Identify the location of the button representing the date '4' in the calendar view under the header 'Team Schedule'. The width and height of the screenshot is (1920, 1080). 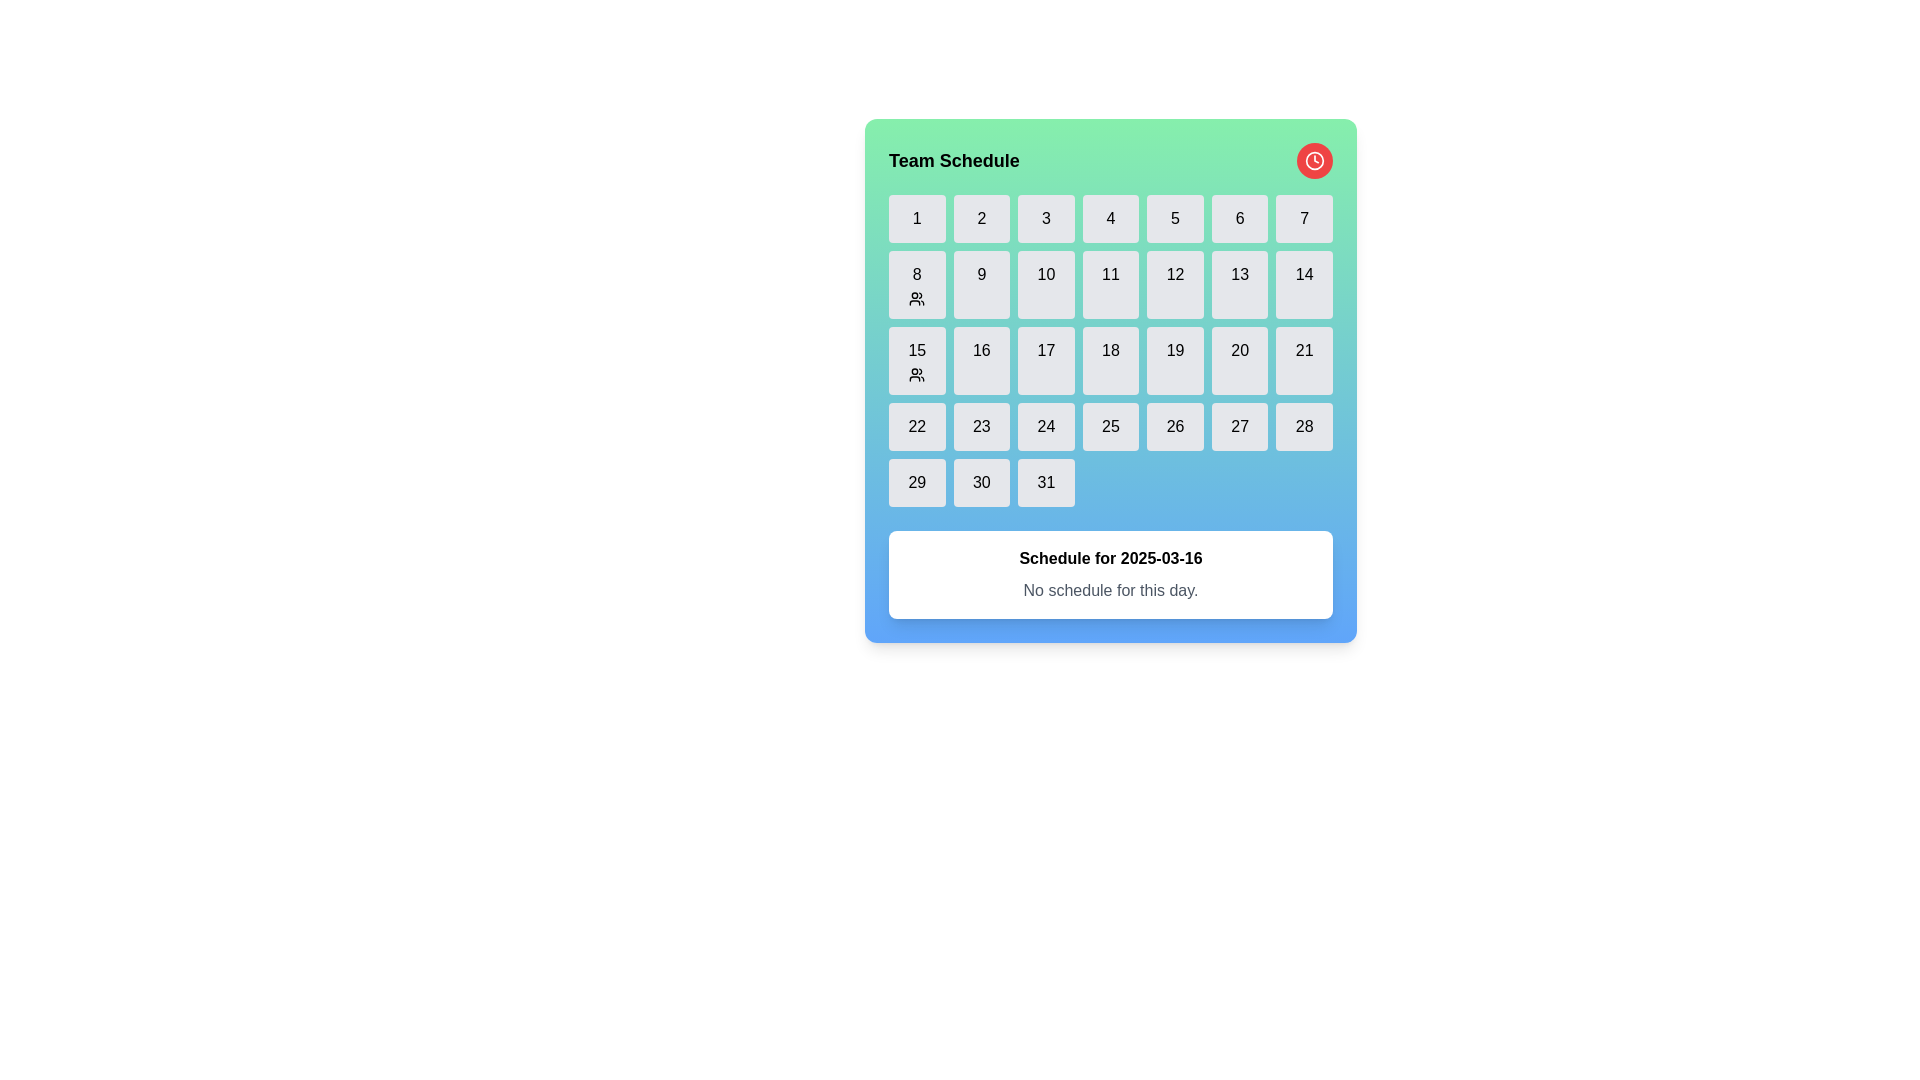
(1109, 219).